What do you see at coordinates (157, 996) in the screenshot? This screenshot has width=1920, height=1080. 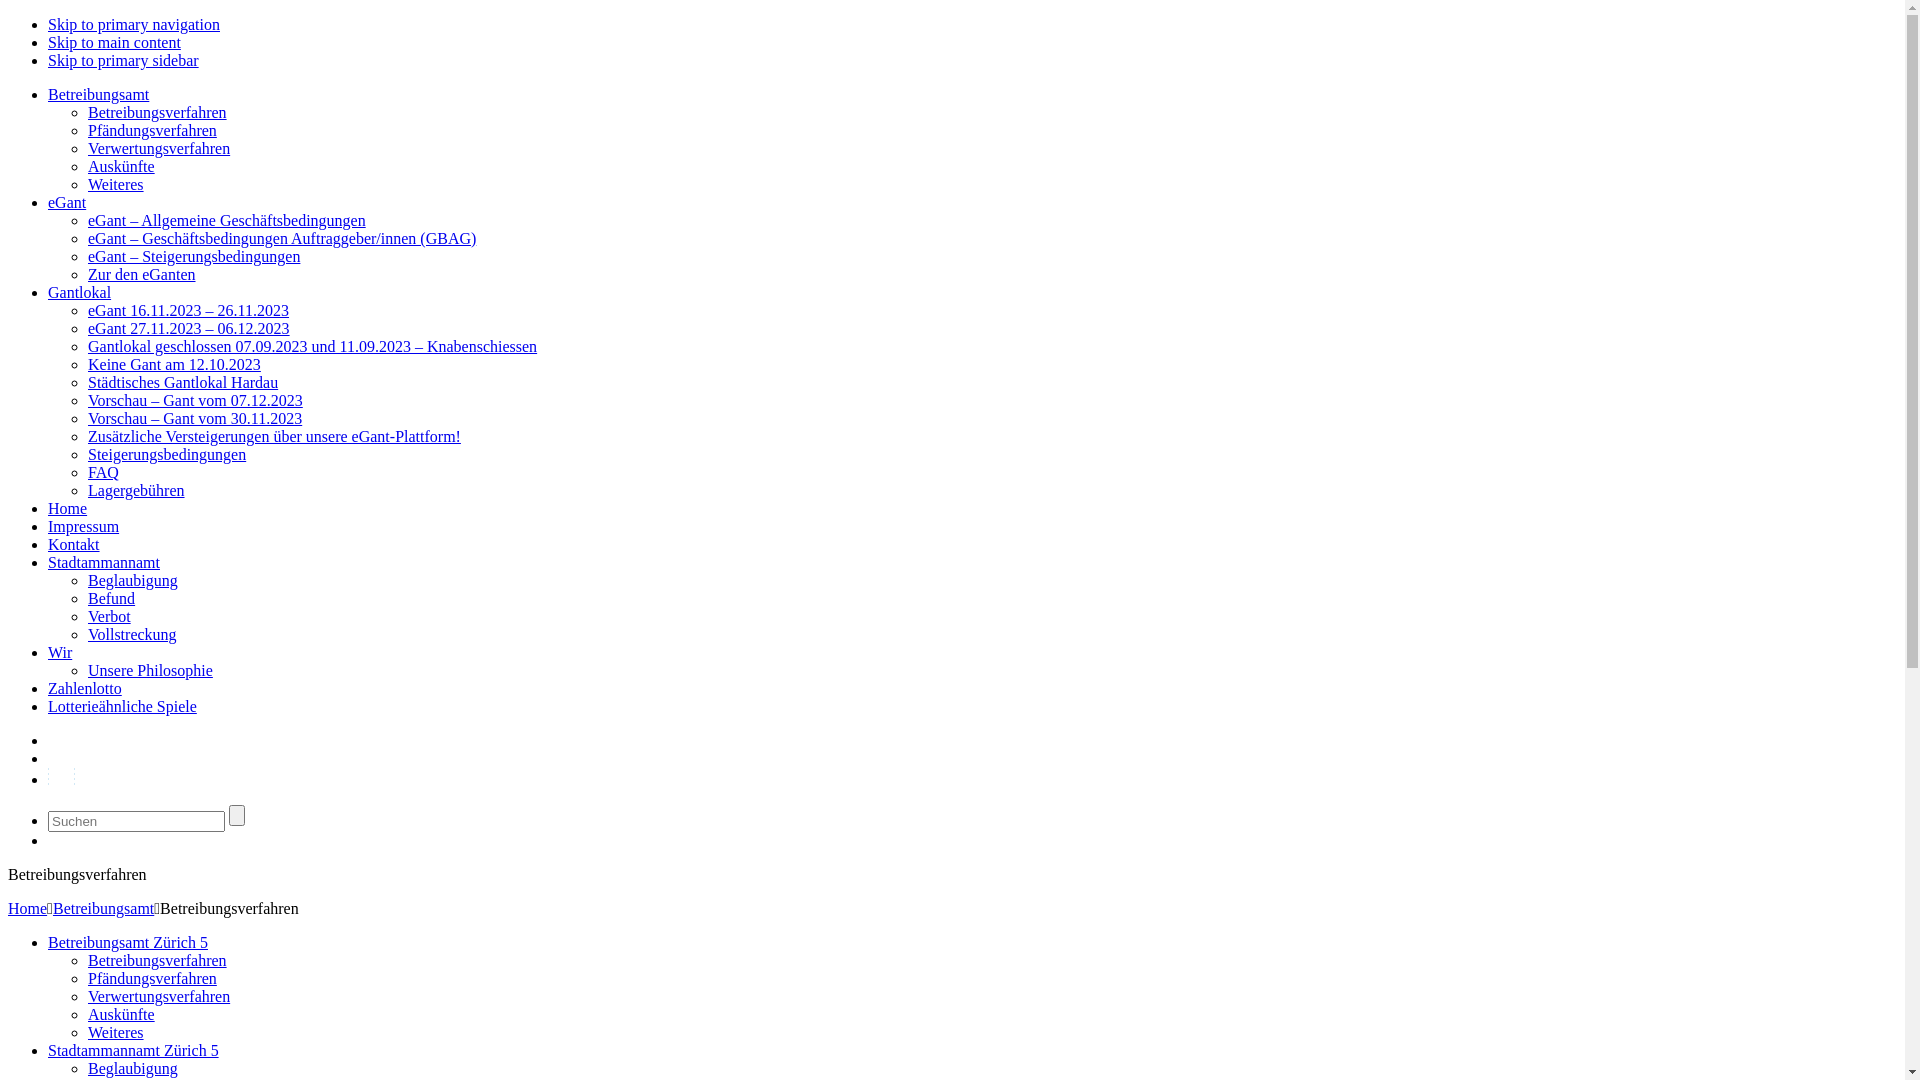 I see `'Verwertungsverfahren'` at bounding box center [157, 996].